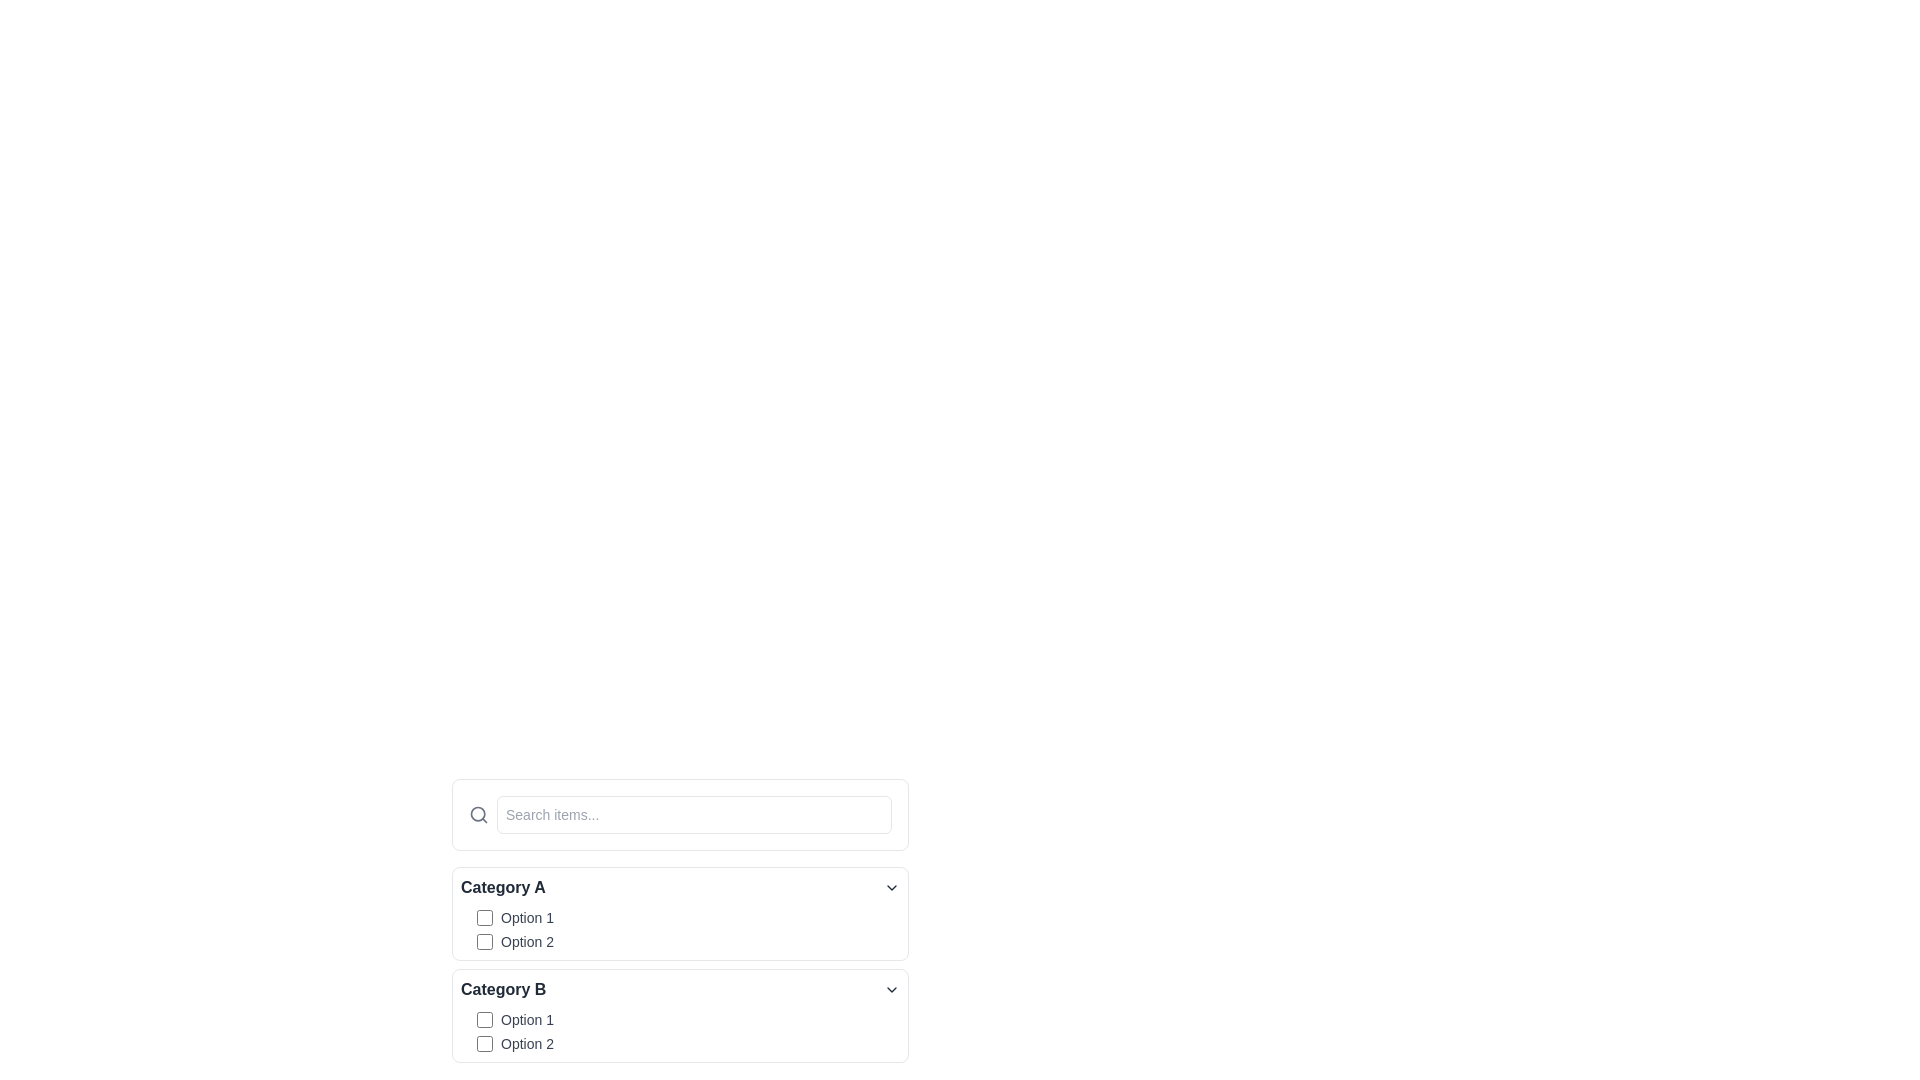 Image resolution: width=1920 pixels, height=1080 pixels. I want to click on the checkbox located to the left of the label 'Option 1' under 'Category B', so click(484, 1019).